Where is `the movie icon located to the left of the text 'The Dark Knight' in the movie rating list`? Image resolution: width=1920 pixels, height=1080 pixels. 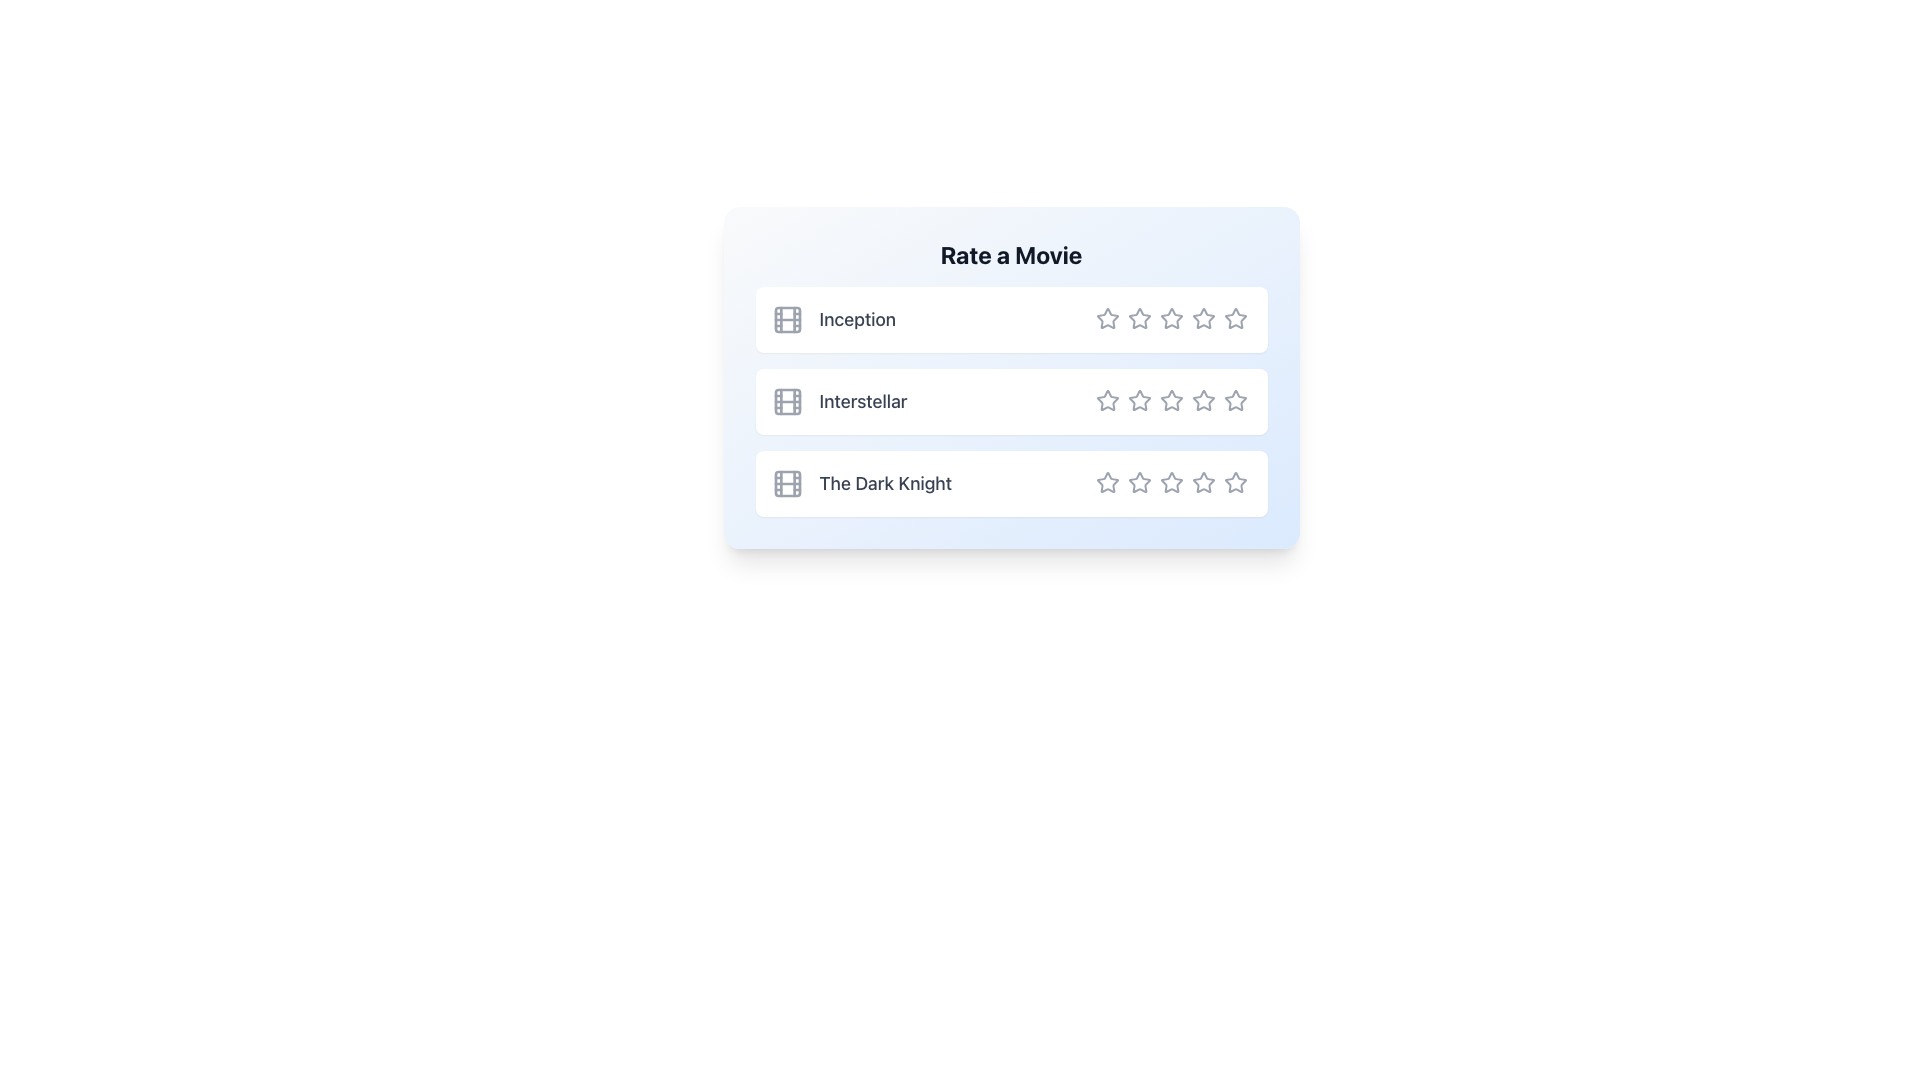 the movie icon located to the left of the text 'The Dark Knight' in the movie rating list is located at coordinates (786, 483).